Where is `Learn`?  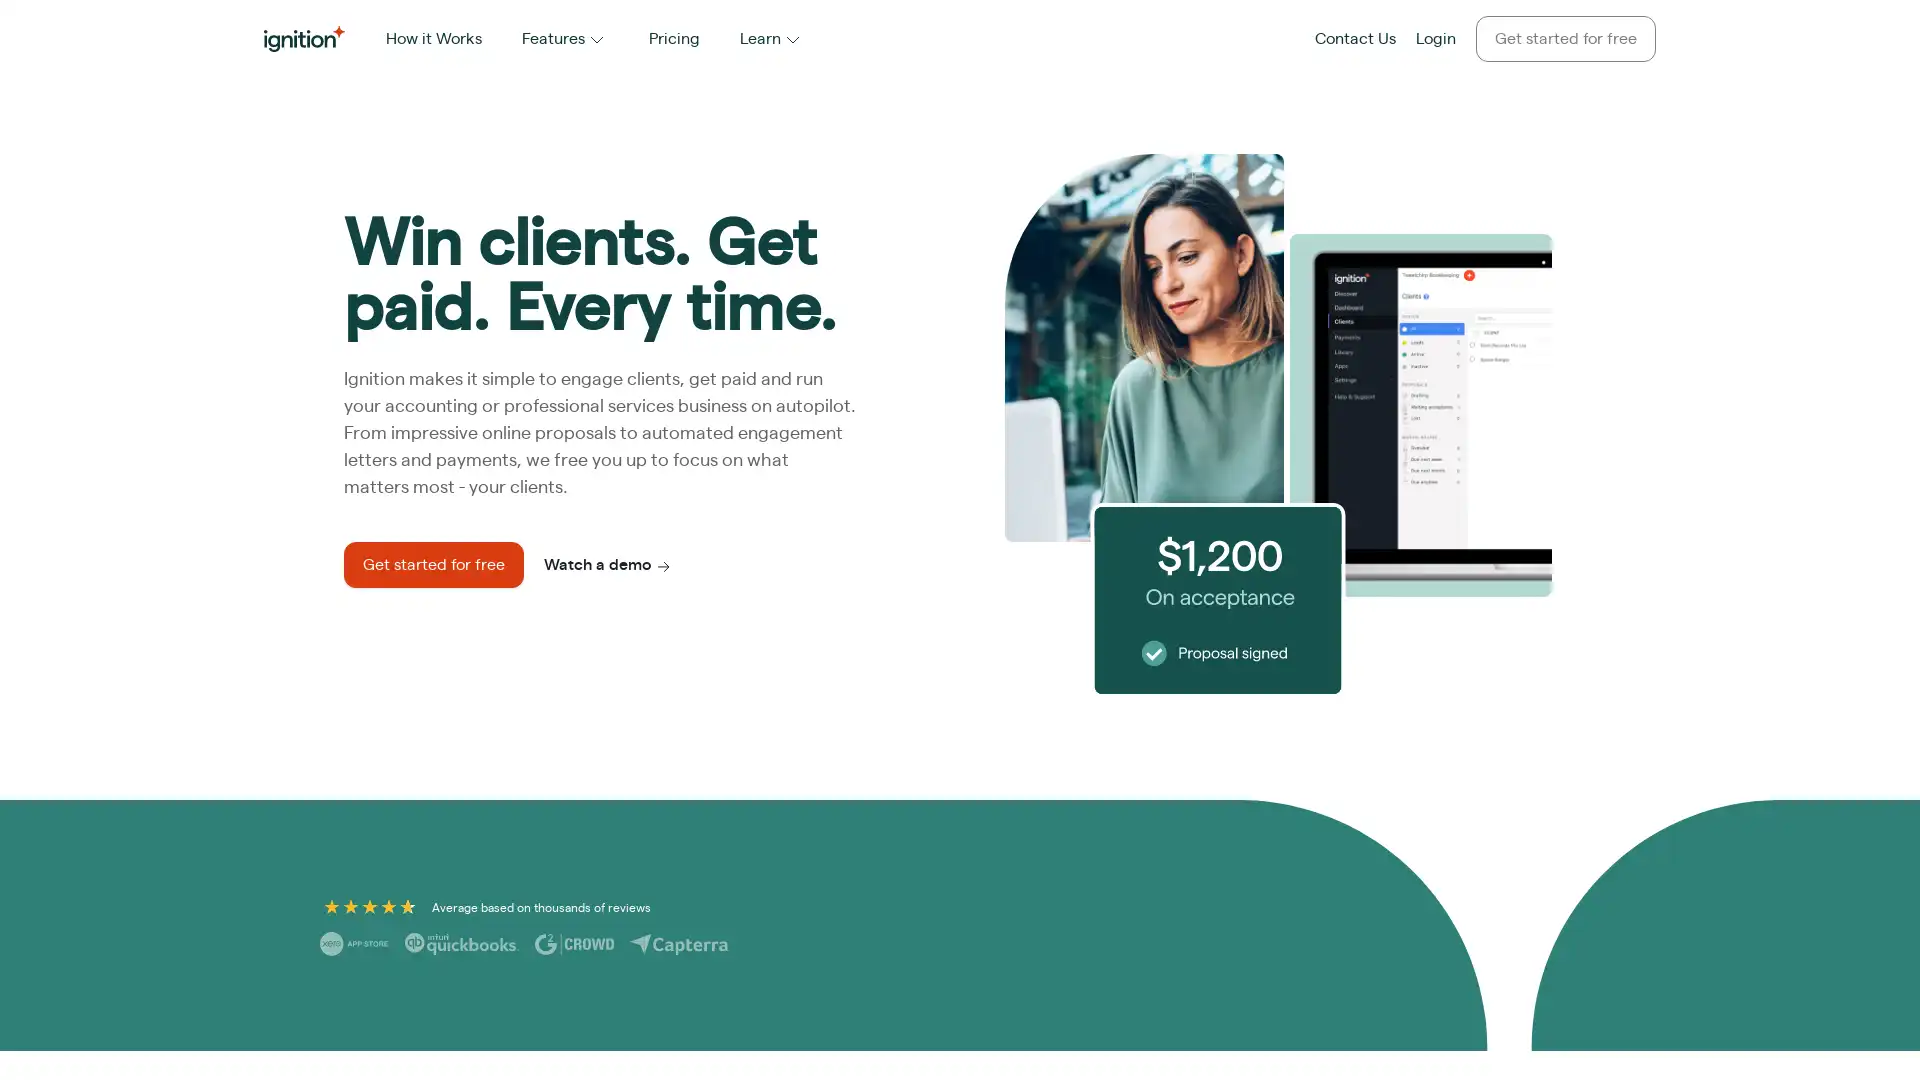
Learn is located at coordinates (771, 38).